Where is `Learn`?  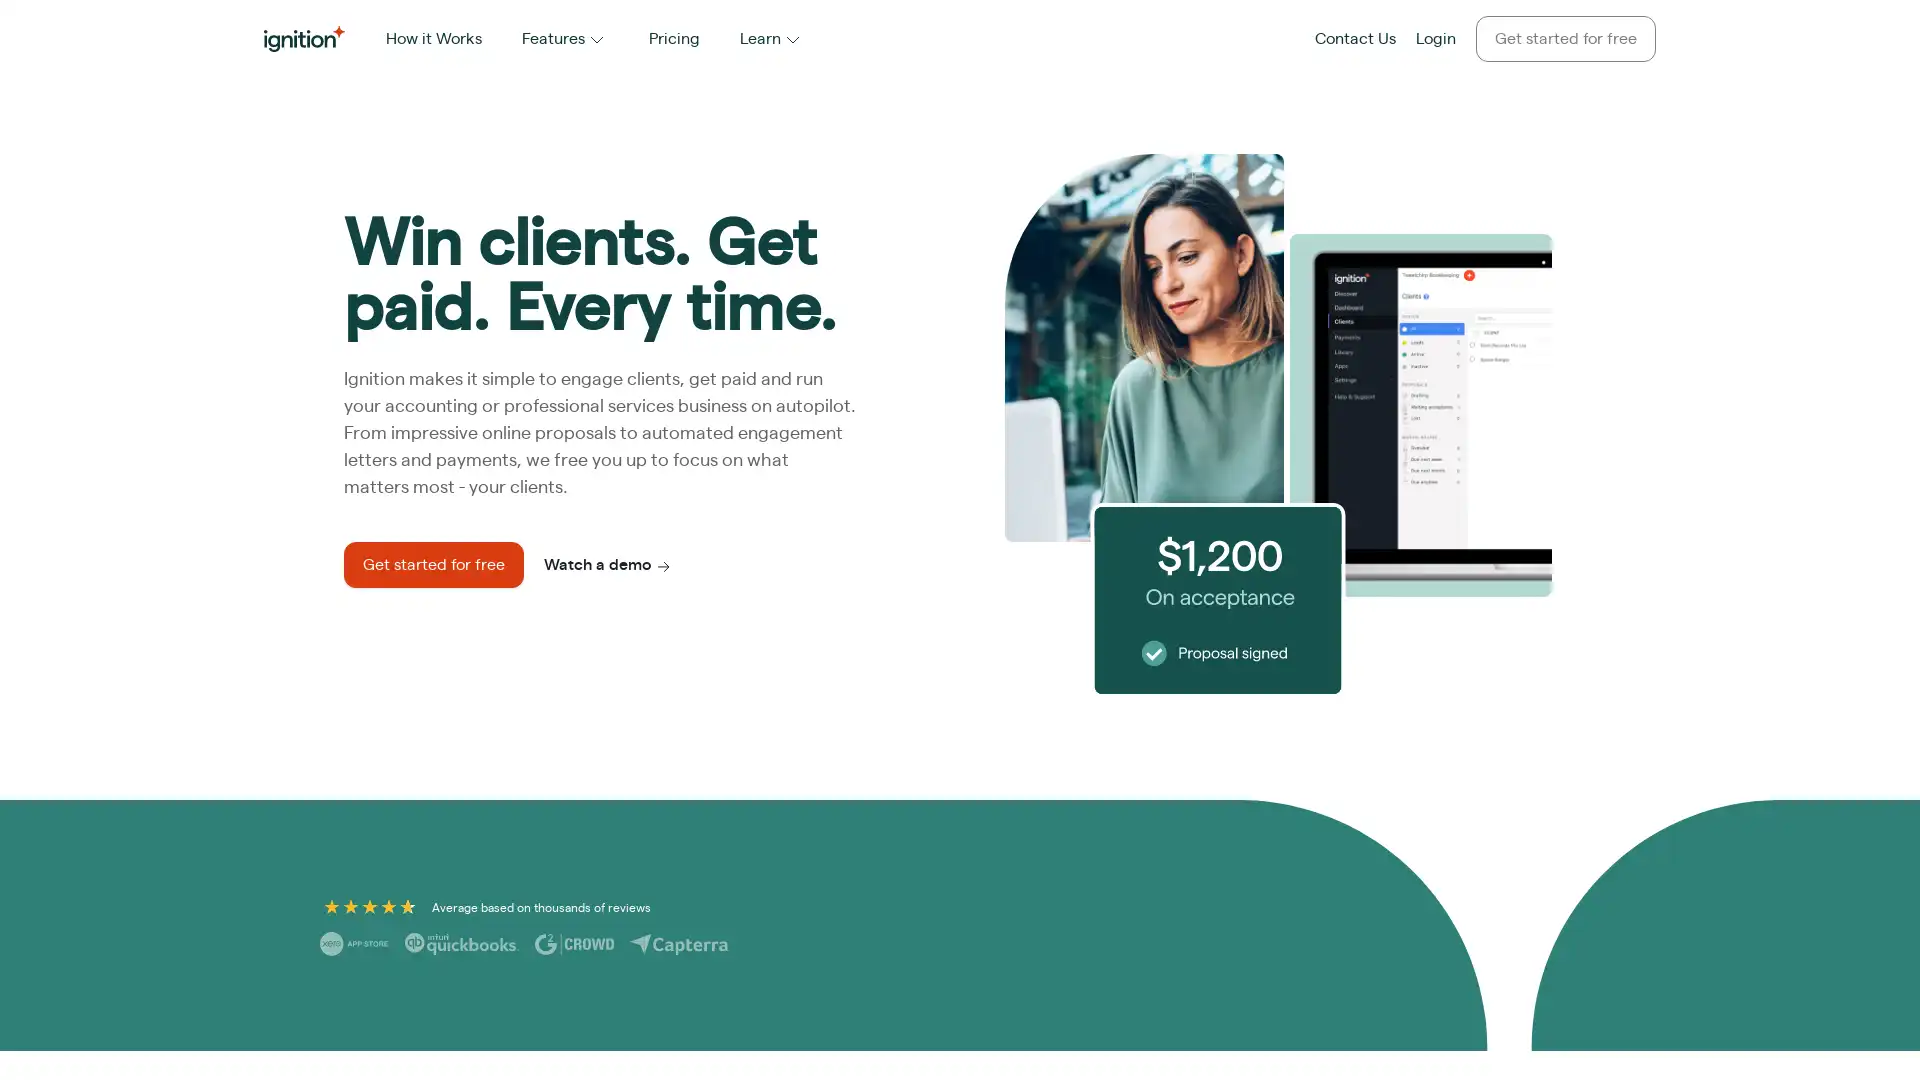
Learn is located at coordinates (771, 38).